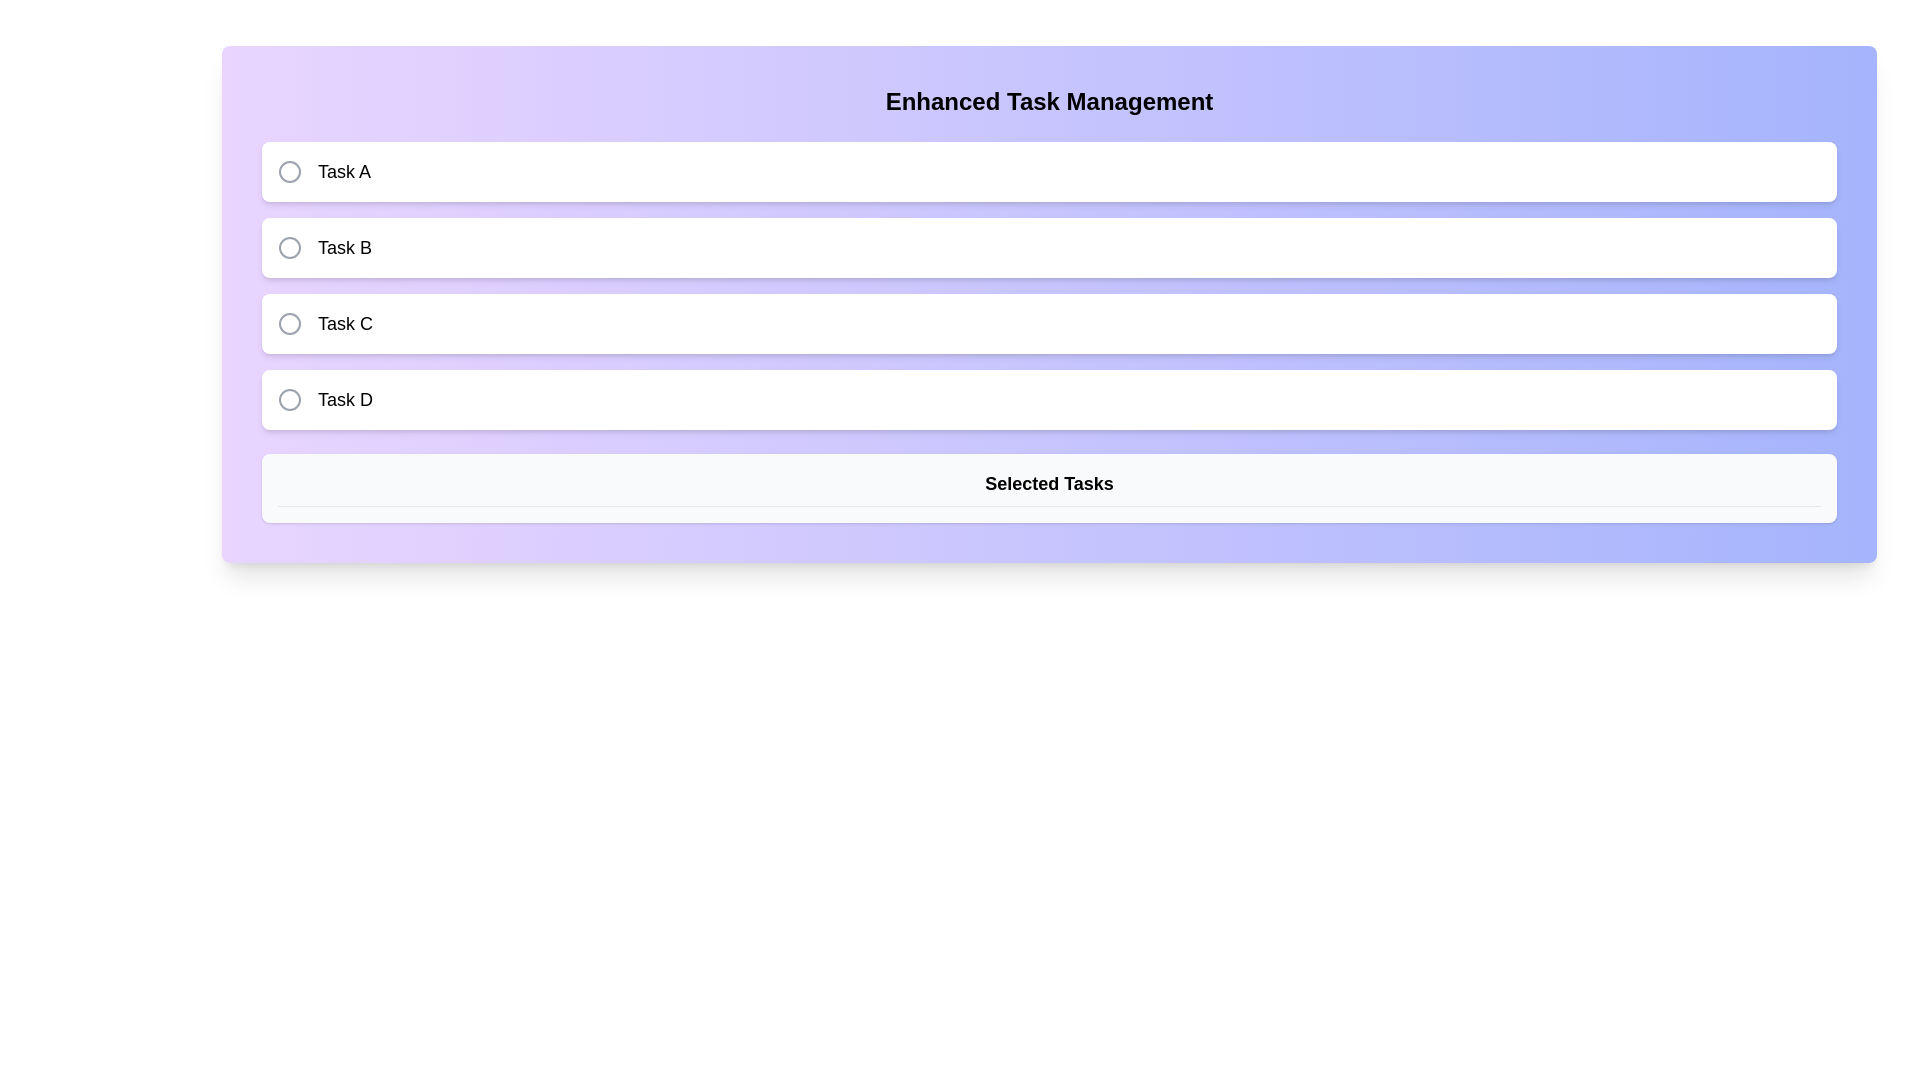 This screenshot has width=1920, height=1080. Describe the element at coordinates (1048, 488) in the screenshot. I see `the information displayed in the heading label located at the bottom of the 'Enhanced Task Management' section, directly below the task items` at that location.